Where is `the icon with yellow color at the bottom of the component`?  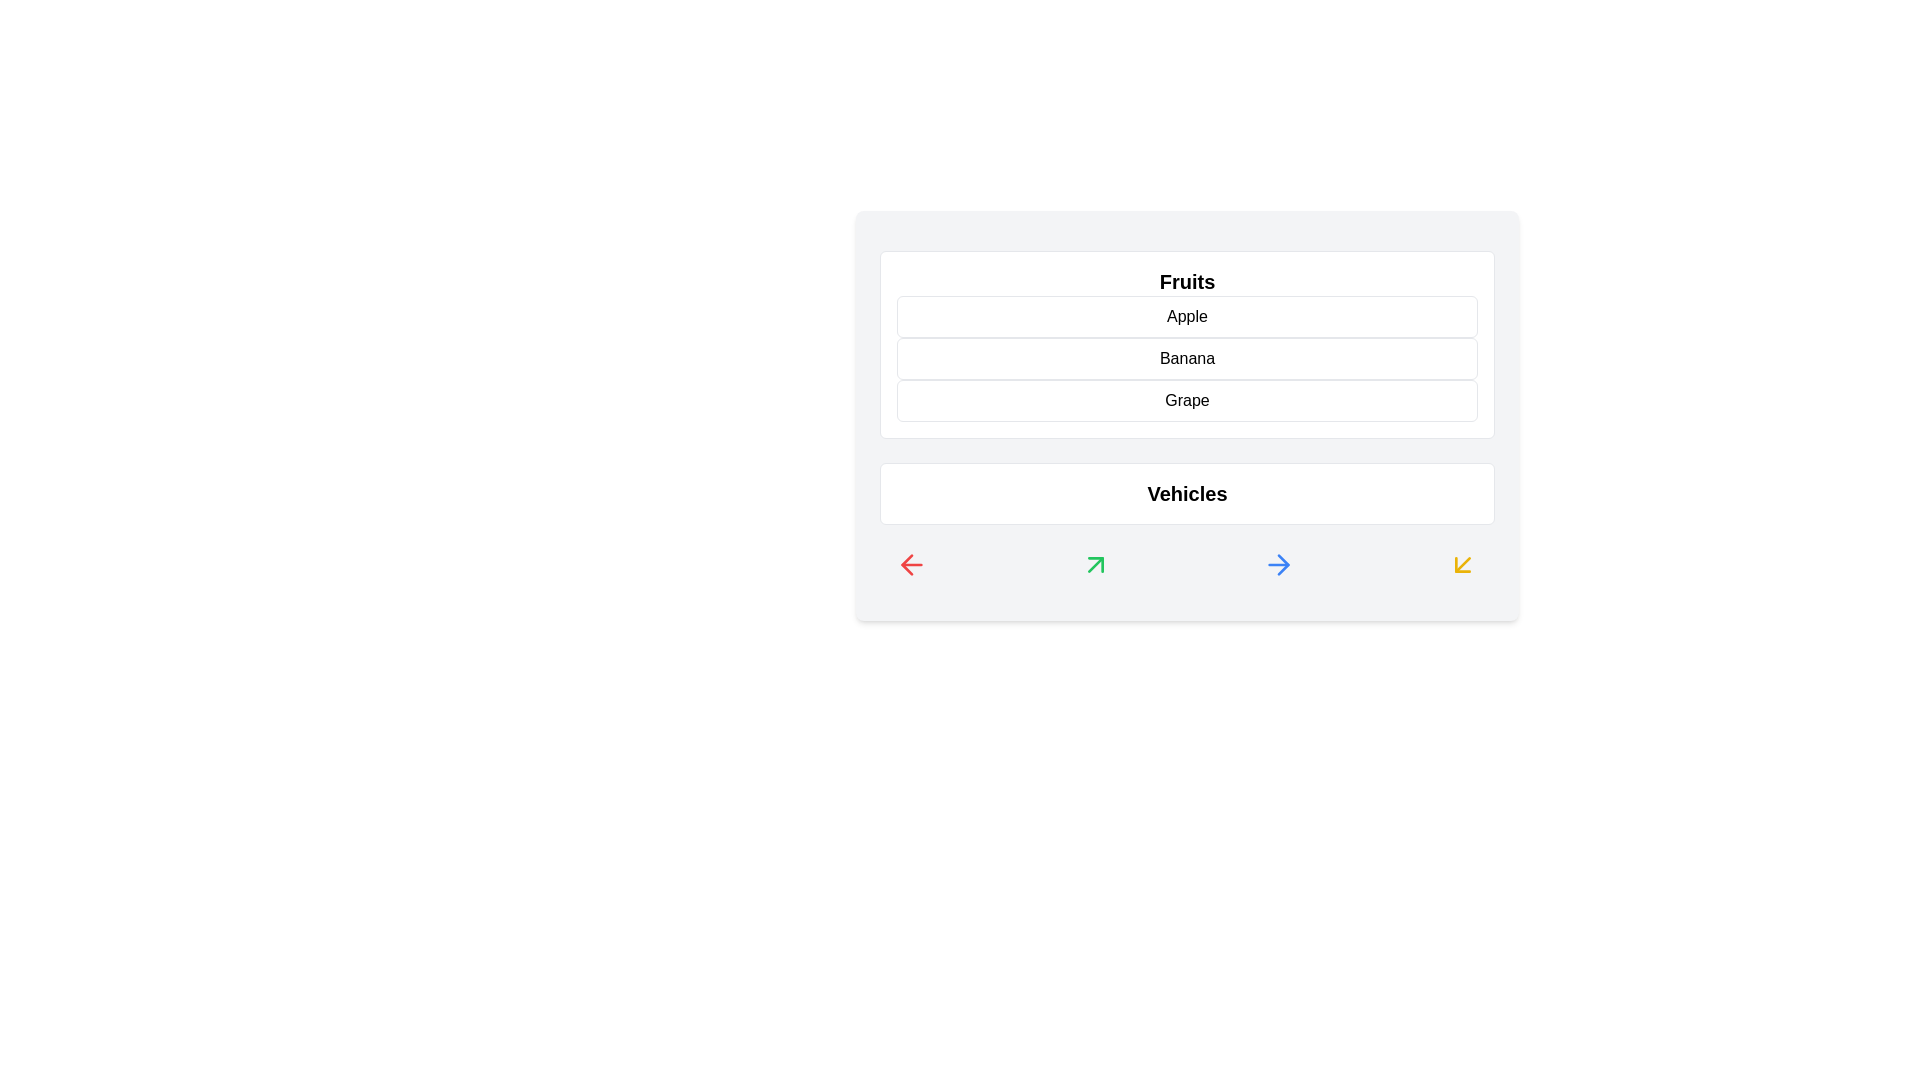 the icon with yellow color at the bottom of the component is located at coordinates (1463, 564).